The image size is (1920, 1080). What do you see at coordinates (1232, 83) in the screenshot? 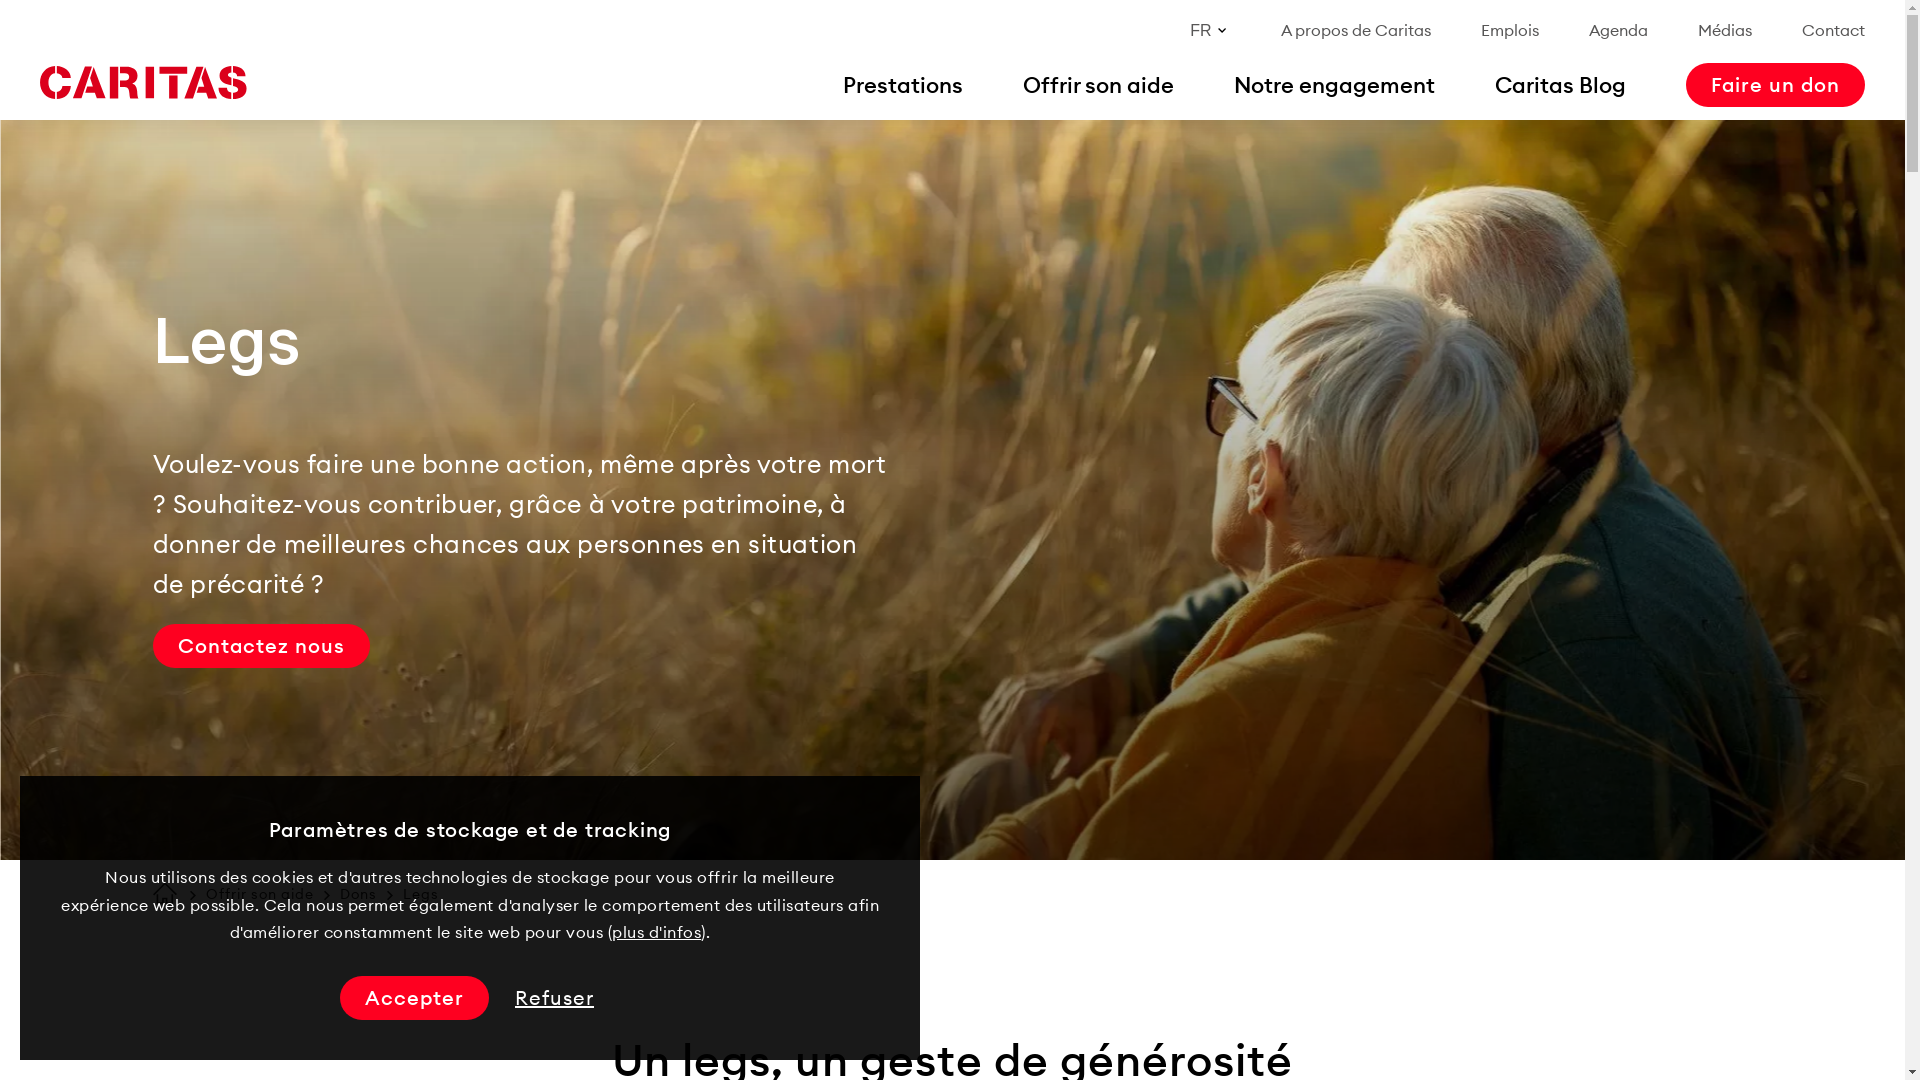
I see `'Notre engagement'` at bounding box center [1232, 83].